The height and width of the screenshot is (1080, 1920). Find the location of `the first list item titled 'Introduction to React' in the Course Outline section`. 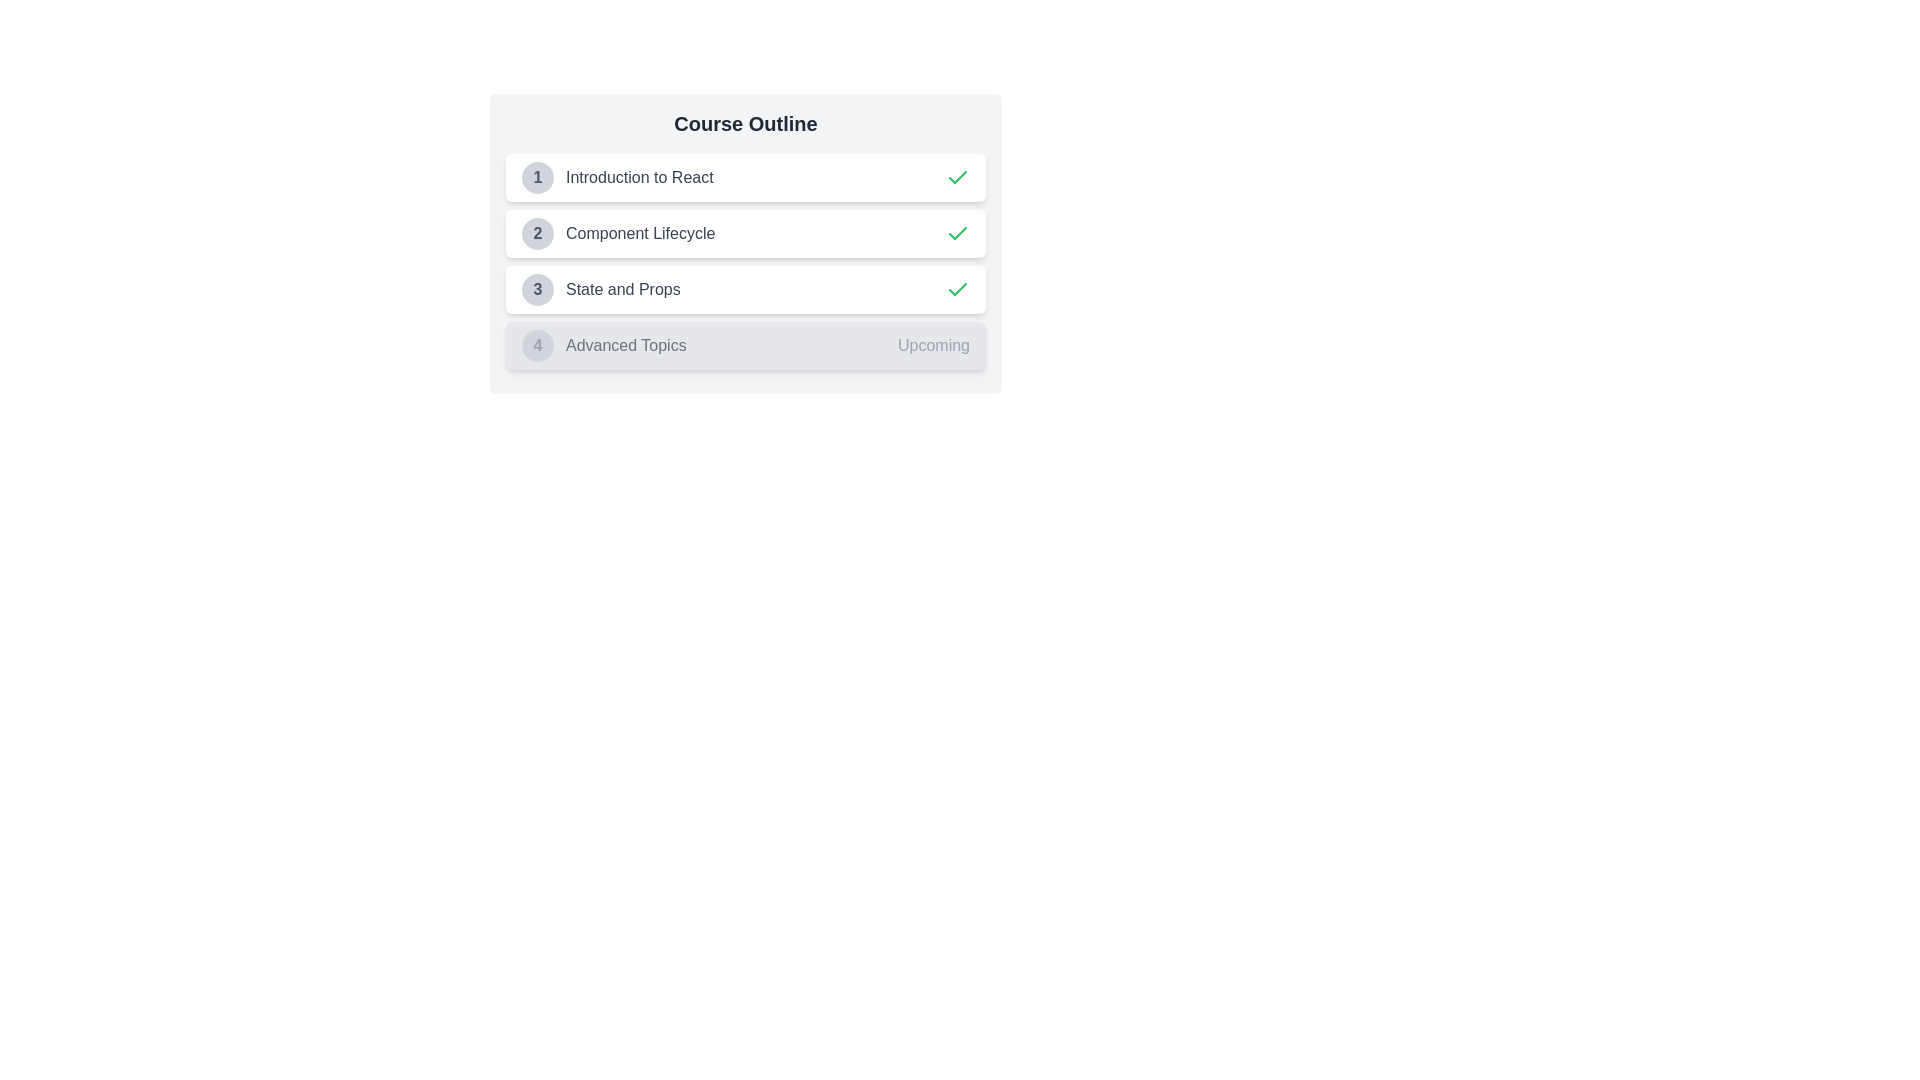

the first list item titled 'Introduction to React' in the Course Outline section is located at coordinates (744, 176).